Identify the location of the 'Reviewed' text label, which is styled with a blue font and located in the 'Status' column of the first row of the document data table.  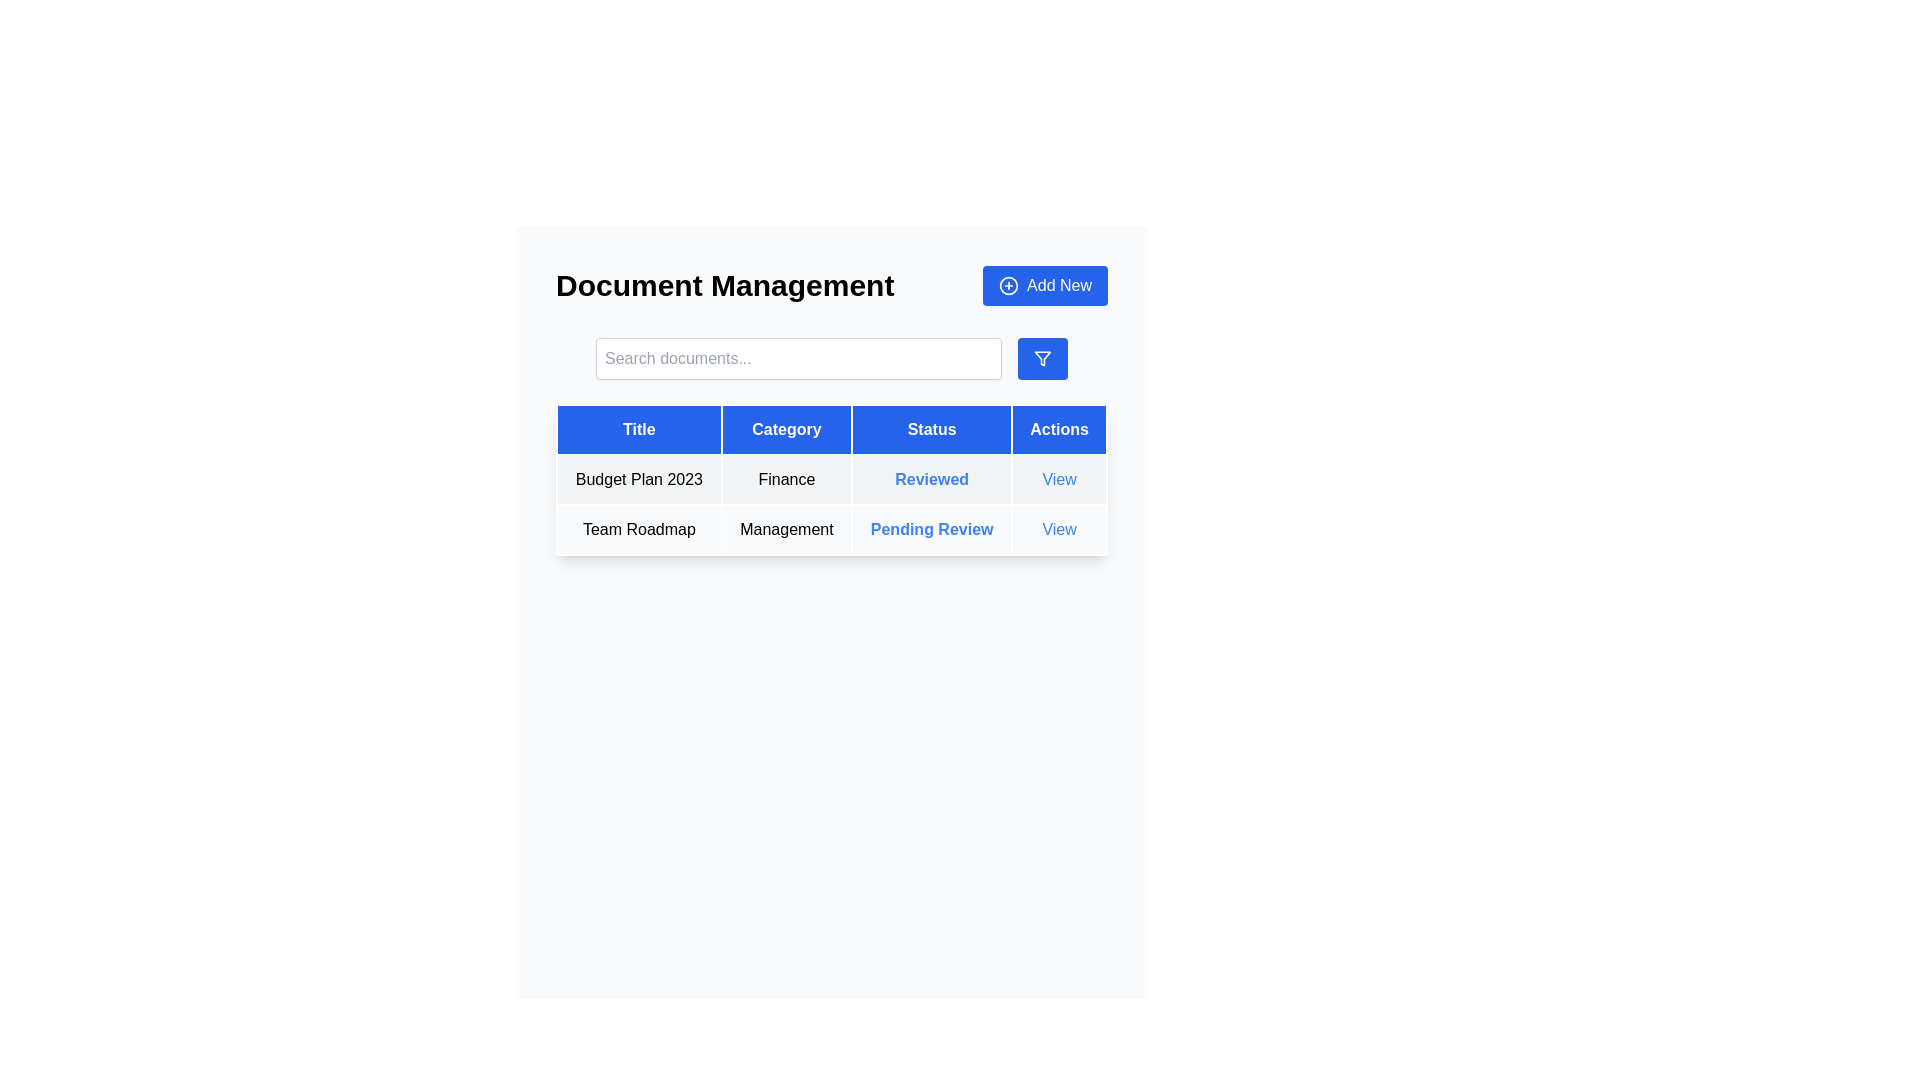
(931, 479).